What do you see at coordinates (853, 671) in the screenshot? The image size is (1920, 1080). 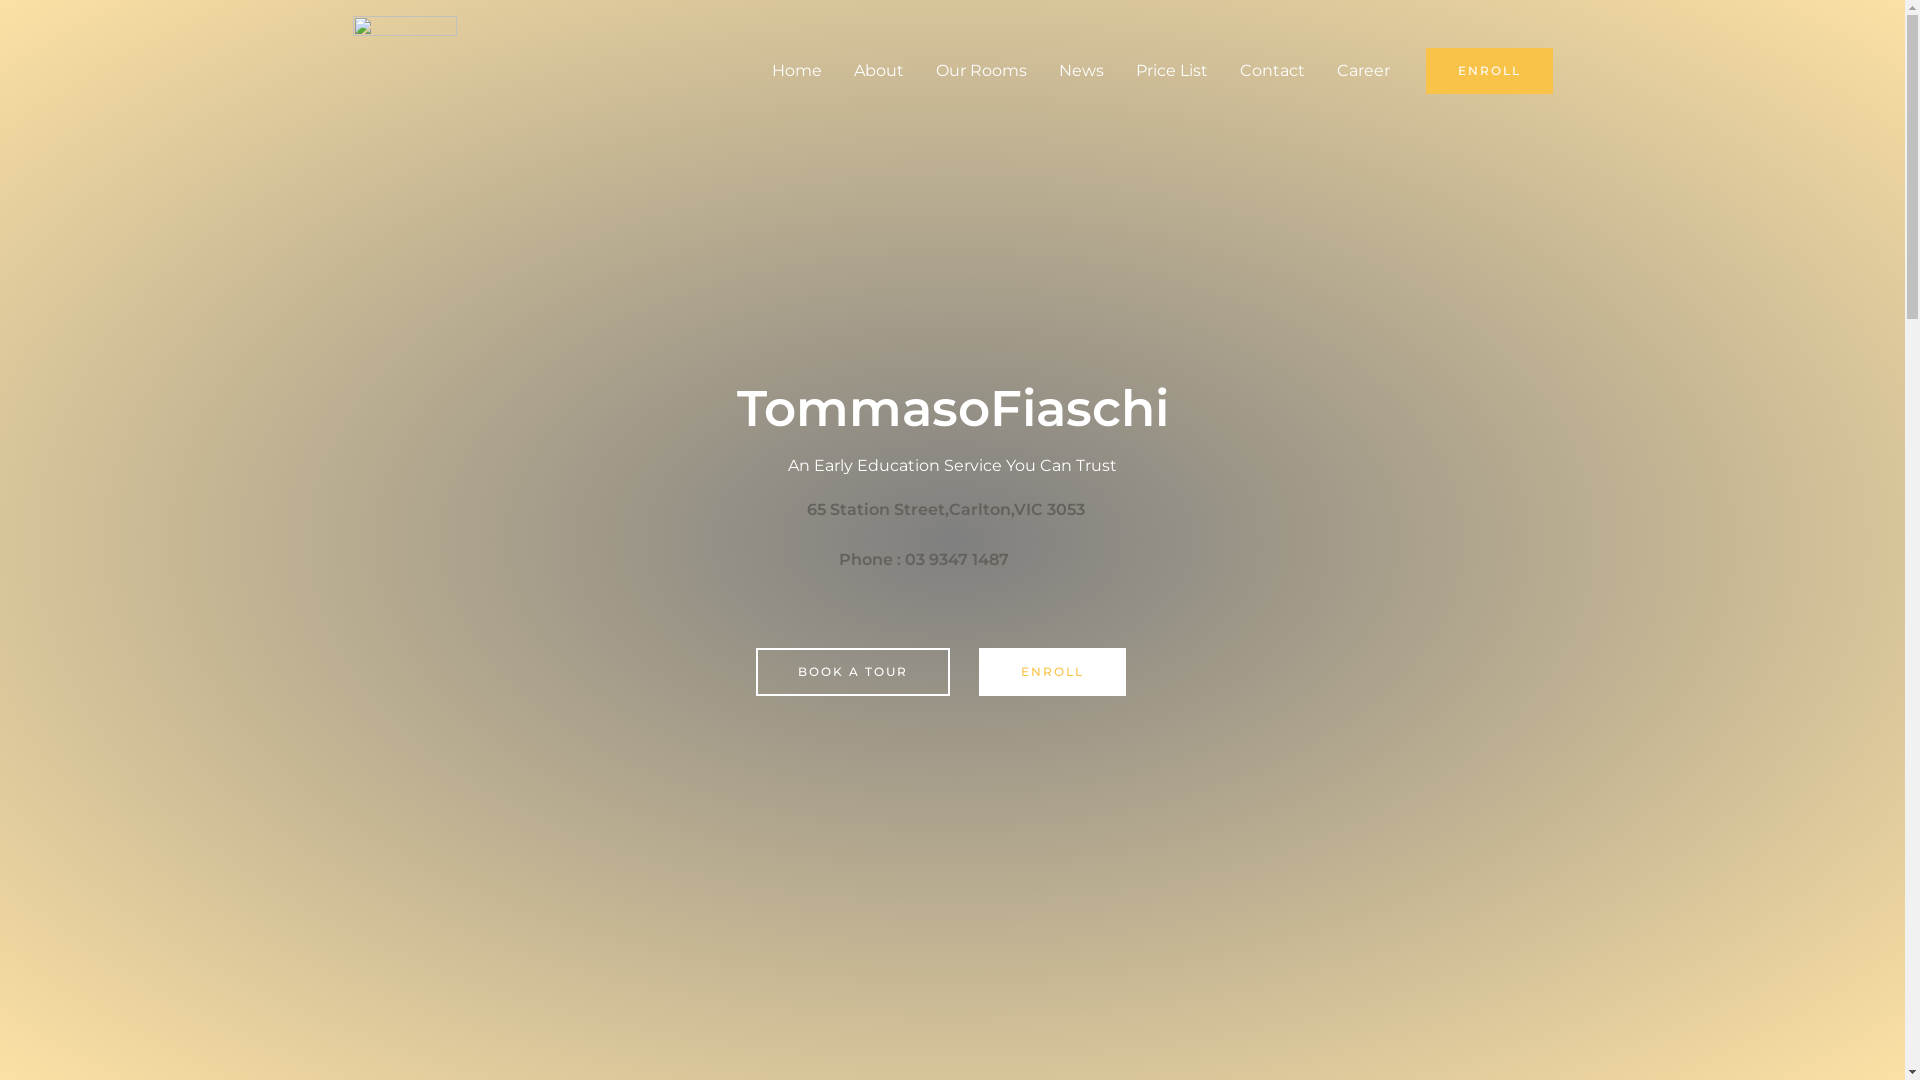 I see `'BOOK A TOUR'` at bounding box center [853, 671].